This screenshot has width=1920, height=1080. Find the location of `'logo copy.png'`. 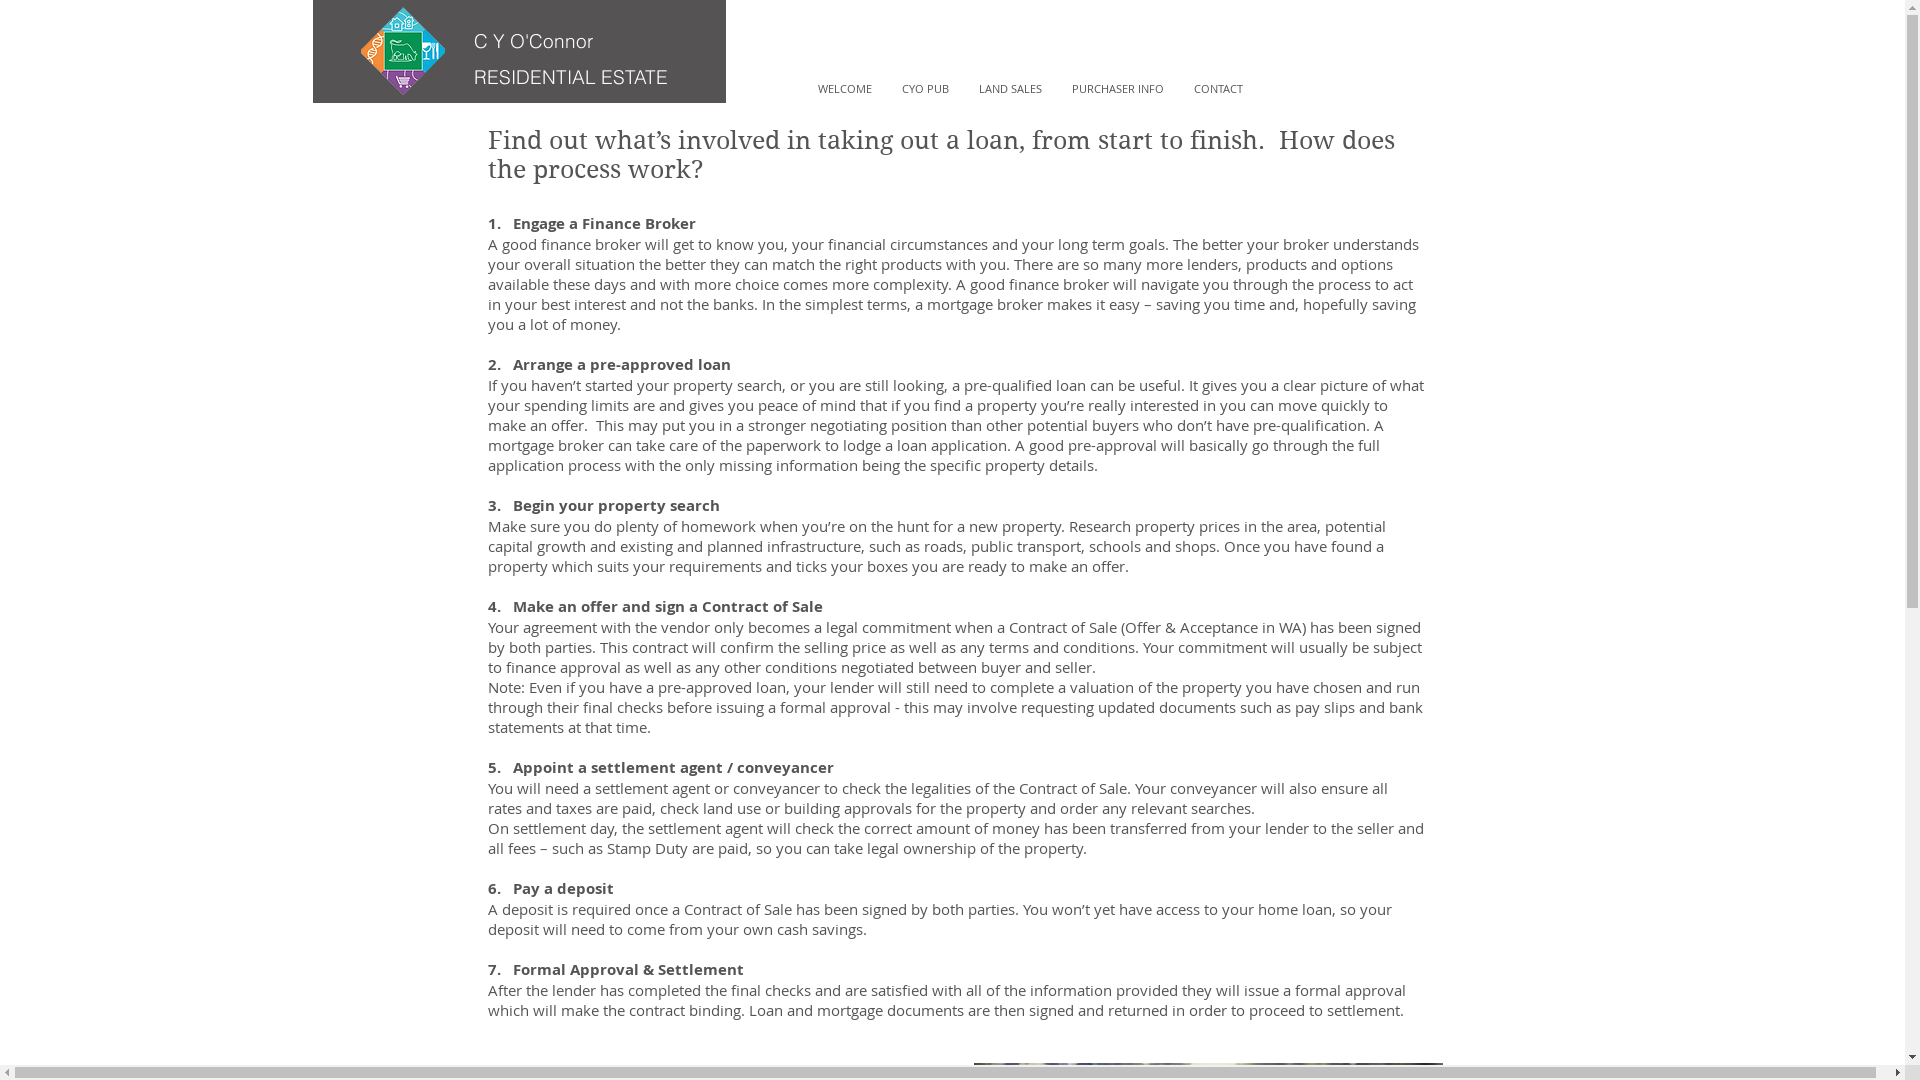

'logo copy.png' is located at coordinates (401, 49).